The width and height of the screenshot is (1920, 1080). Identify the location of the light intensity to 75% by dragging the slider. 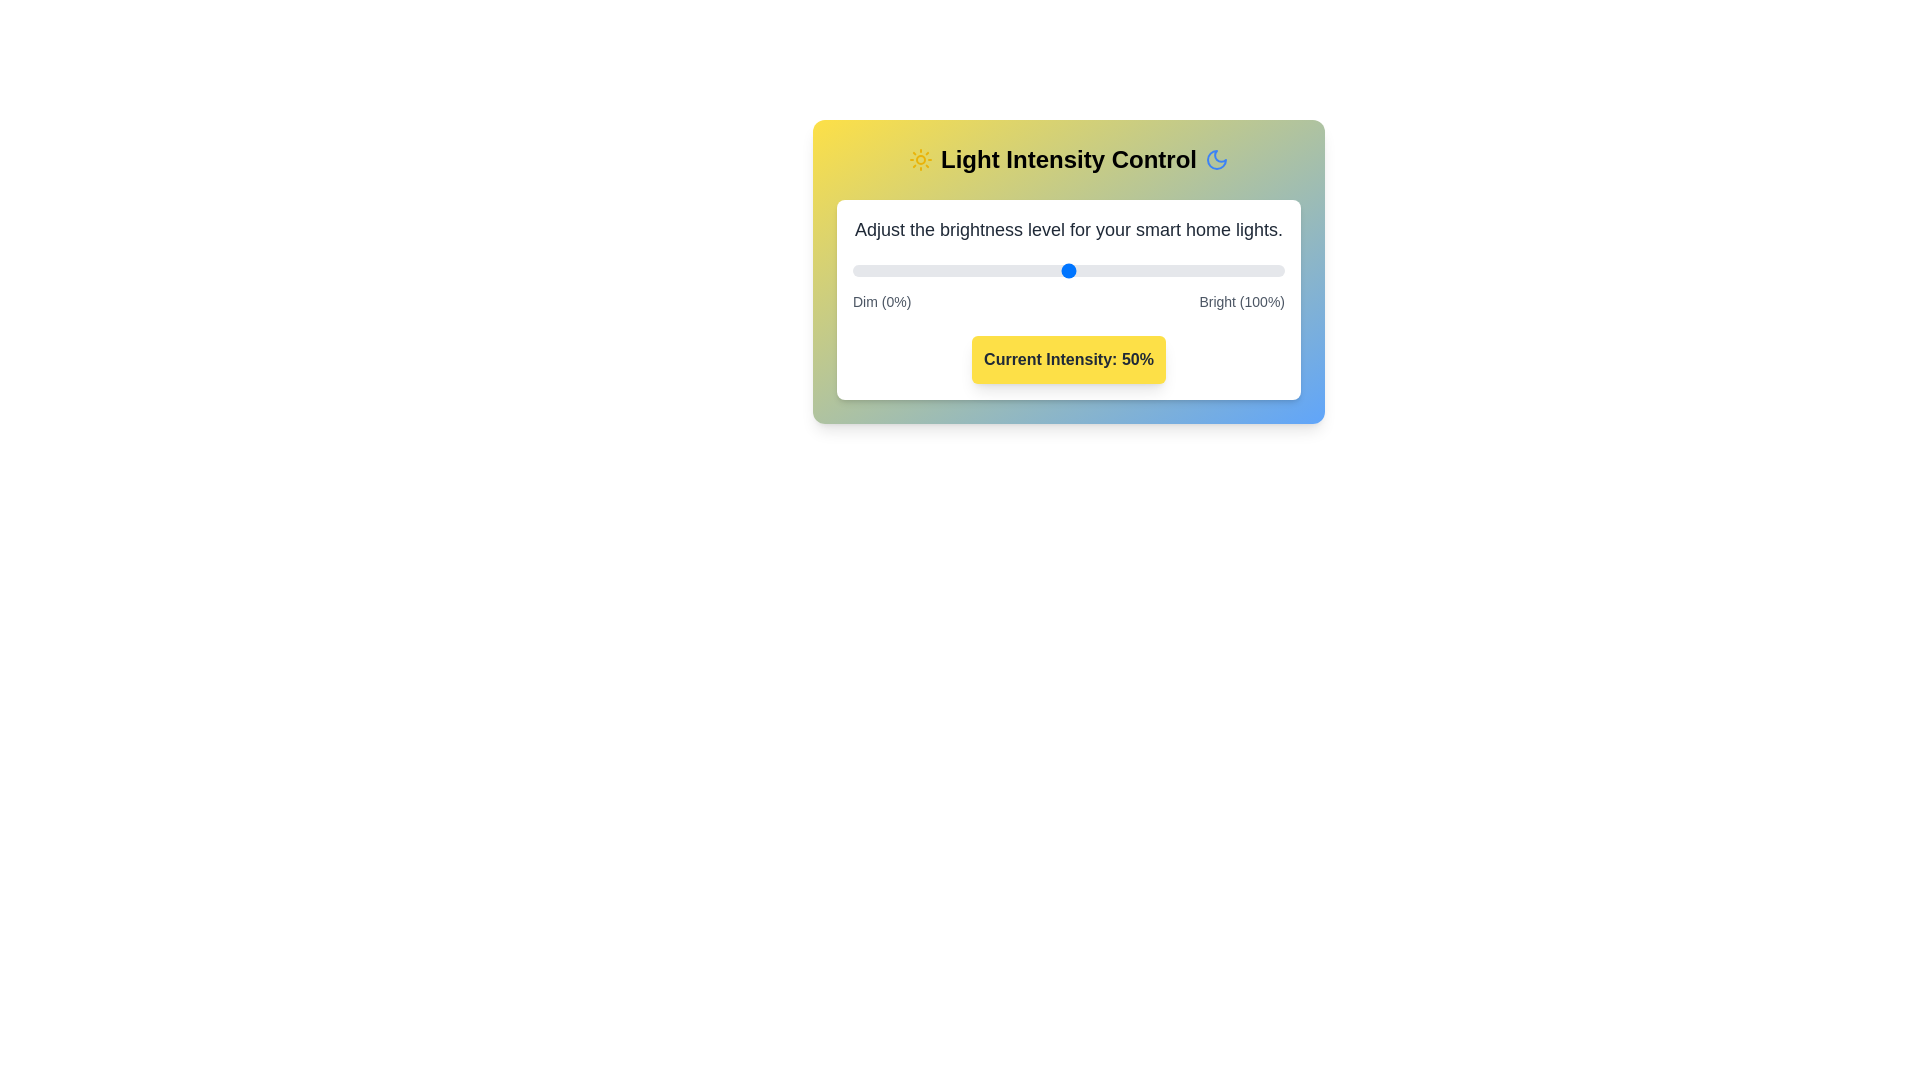
(1176, 270).